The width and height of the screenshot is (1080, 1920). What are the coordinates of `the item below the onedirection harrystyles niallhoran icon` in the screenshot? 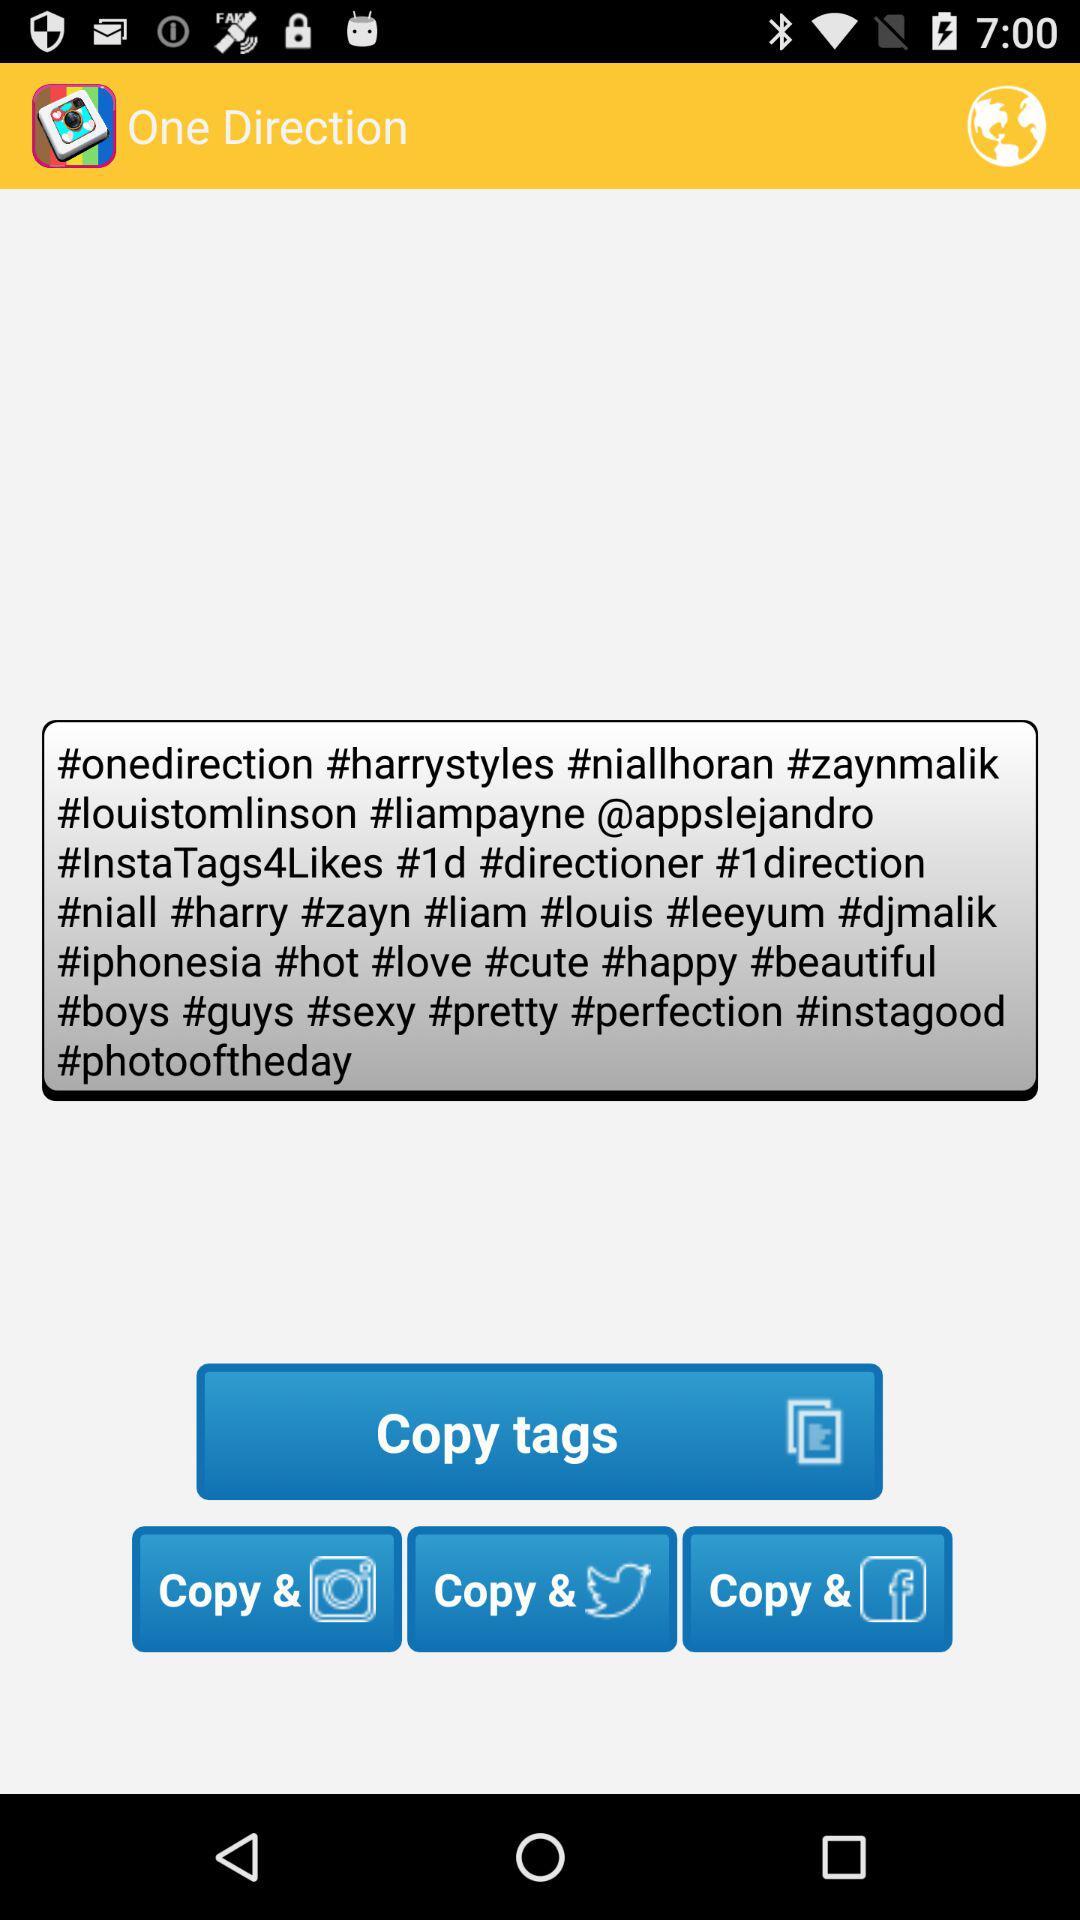 It's located at (538, 1430).